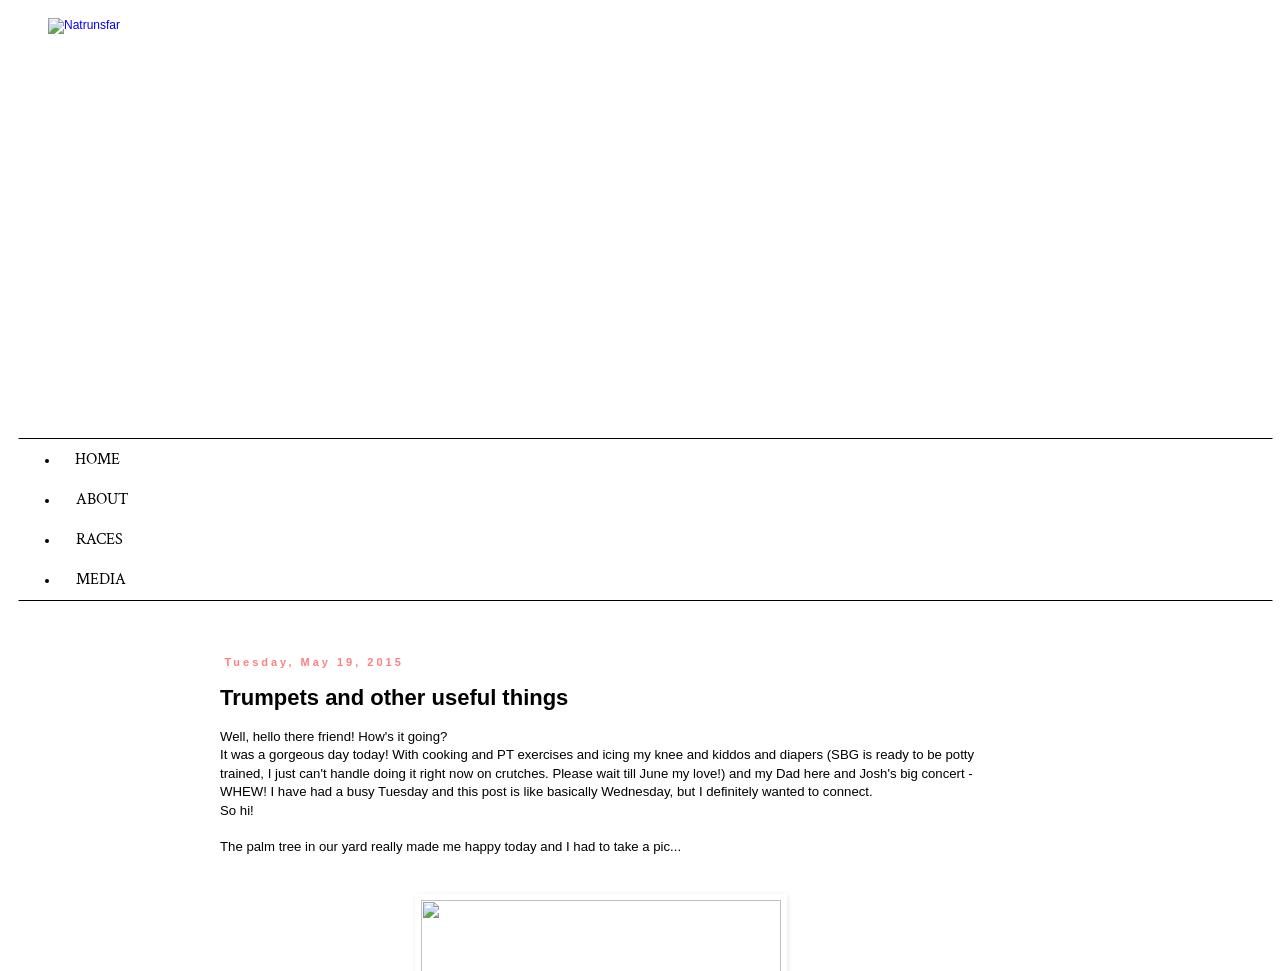 The height and width of the screenshot is (971, 1283). I want to click on 'and my Dad here and Josh's big concert - WHEW! I have had a busy Tuesday and this post is like basically Wednesday, but I definitely wanted to connect.', so click(595, 782).